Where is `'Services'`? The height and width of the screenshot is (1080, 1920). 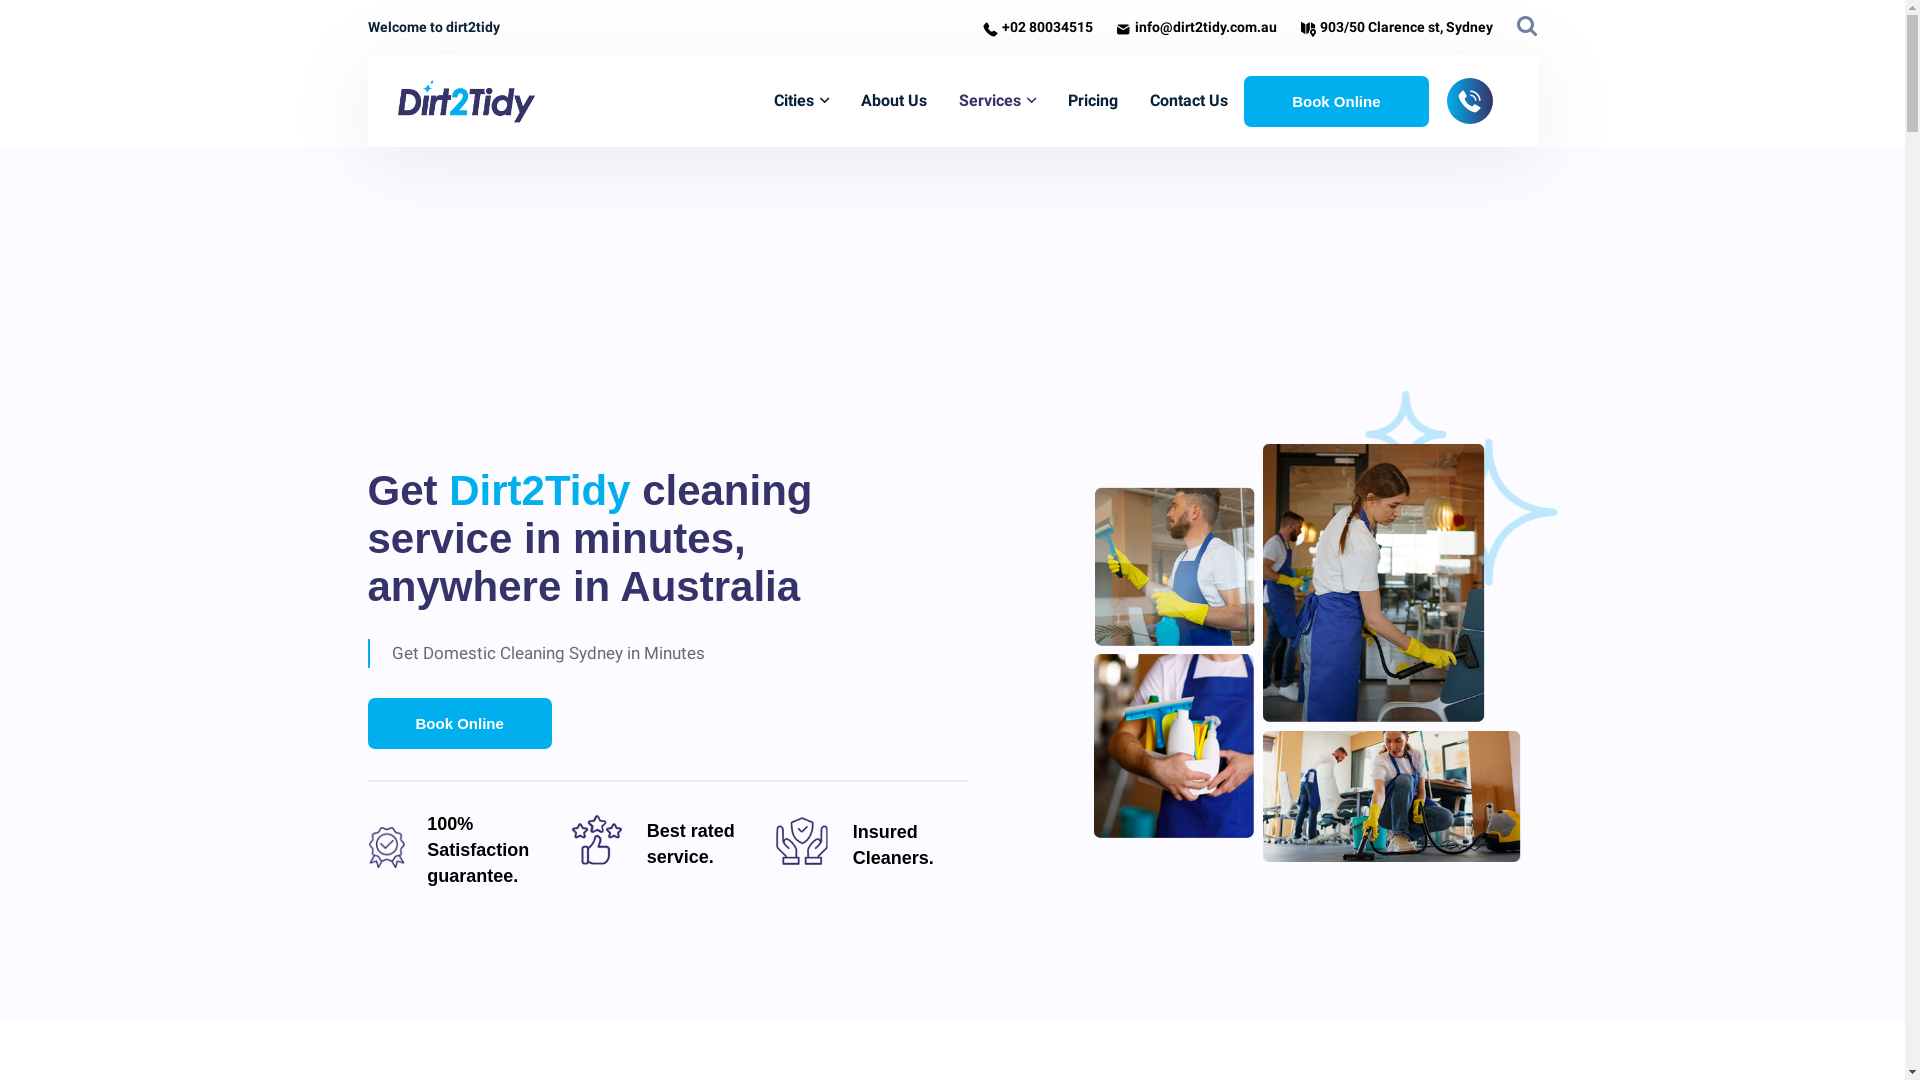 'Services' is located at coordinates (958, 100).